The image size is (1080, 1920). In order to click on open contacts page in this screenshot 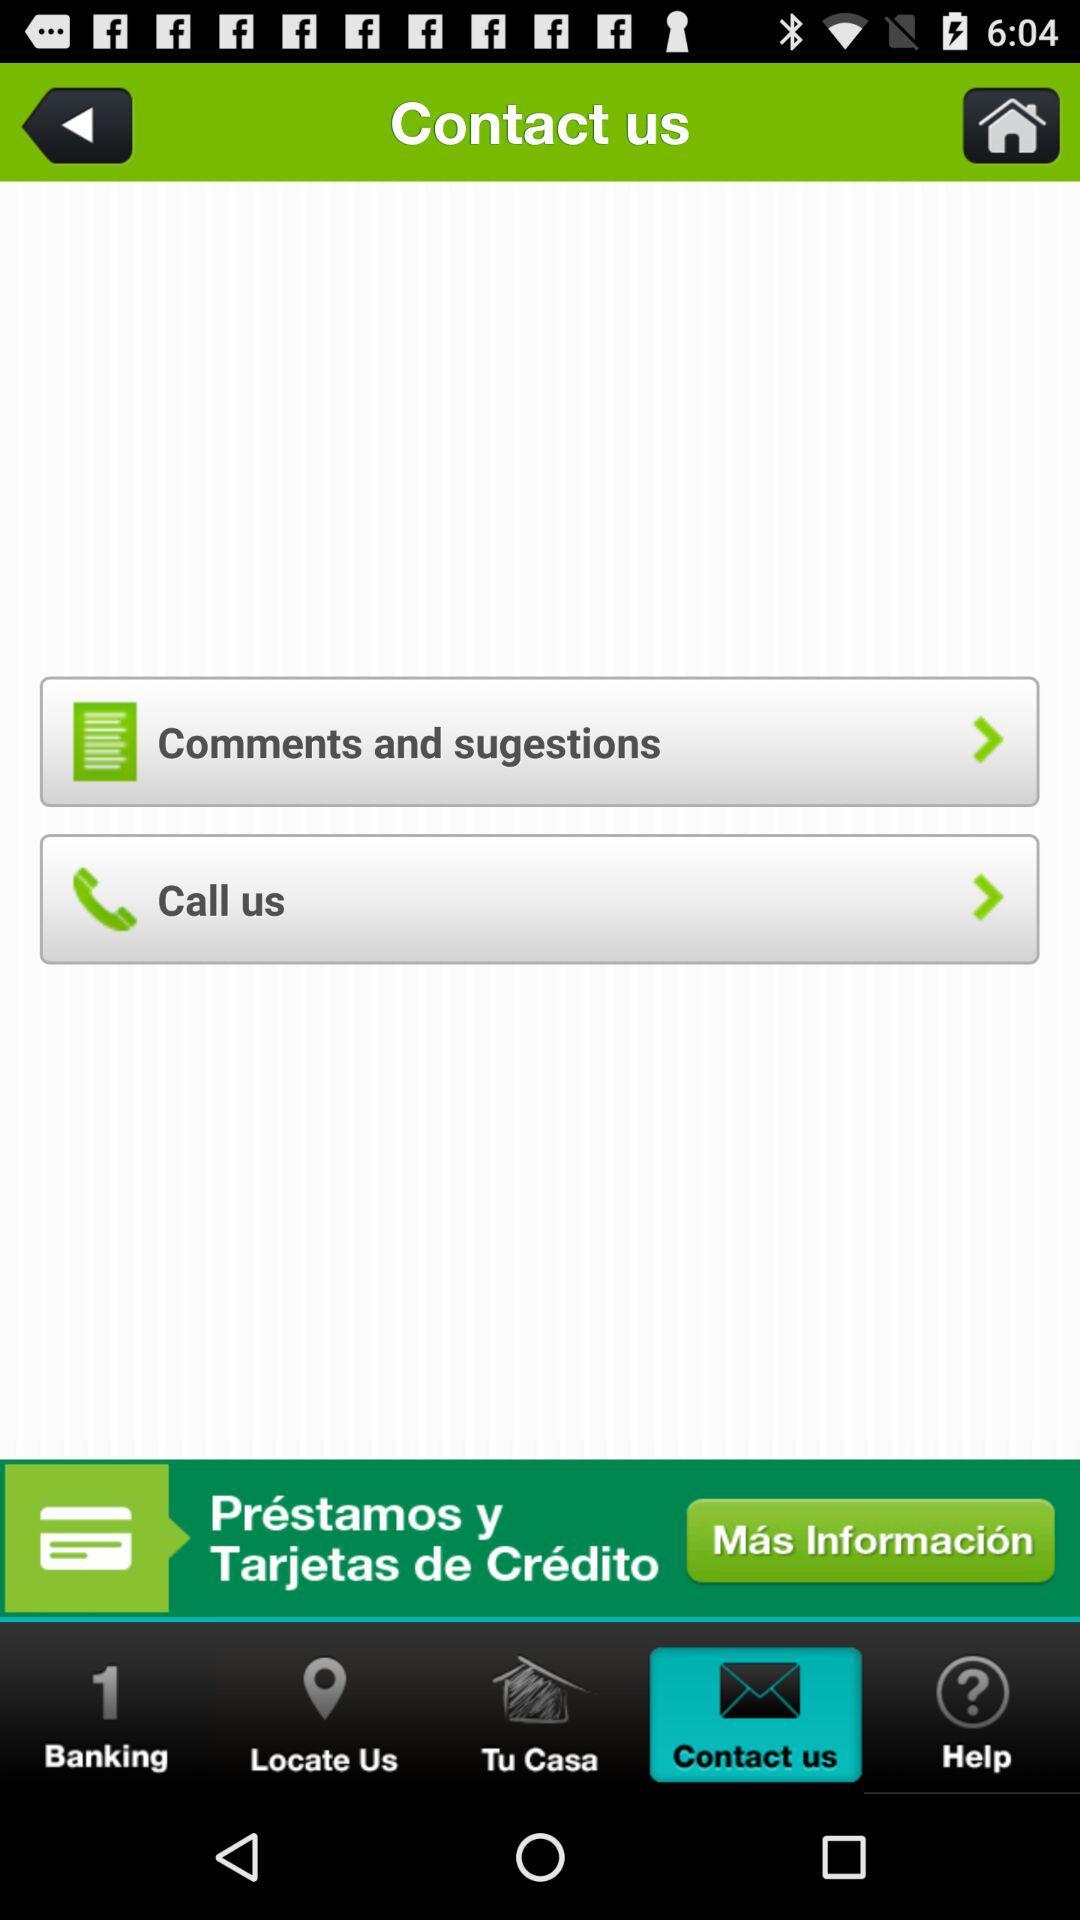, I will do `click(756, 1707)`.